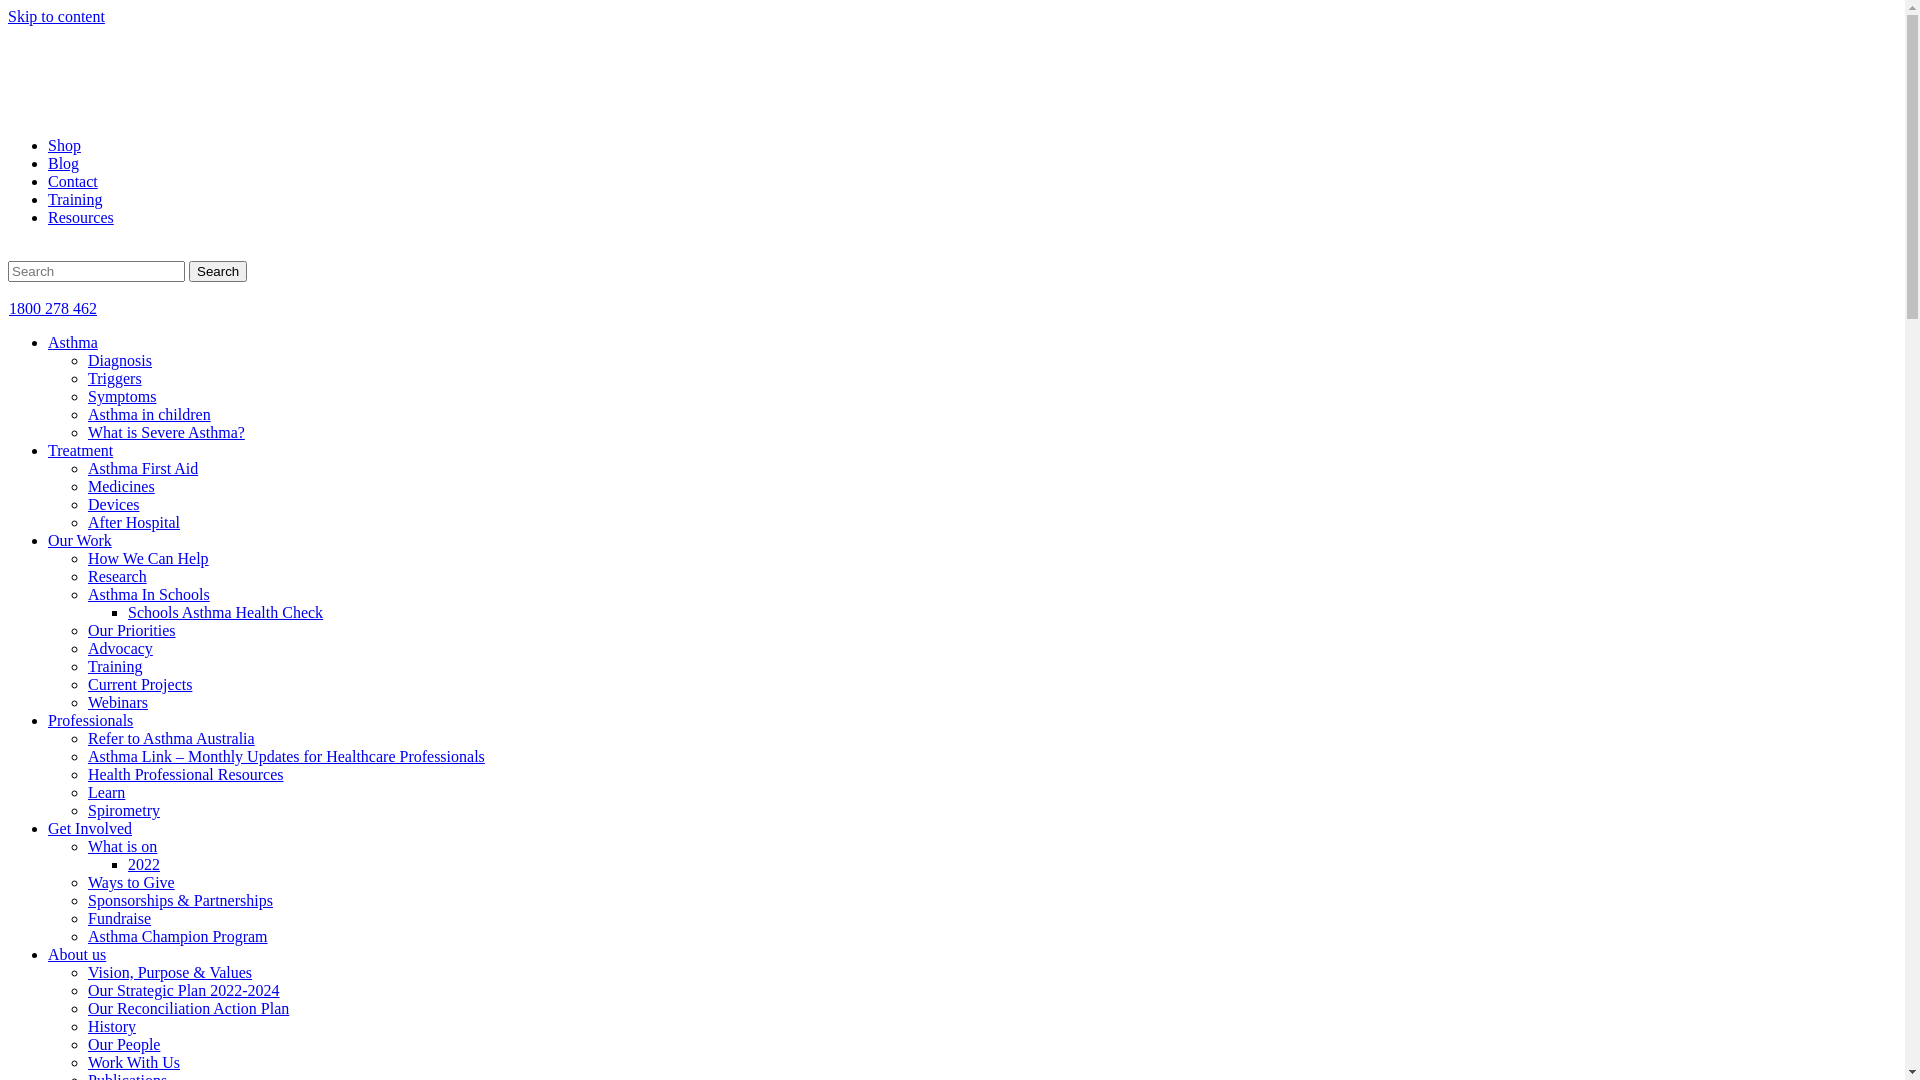 The height and width of the screenshot is (1080, 1920). Describe the element at coordinates (118, 918) in the screenshot. I see `'Fundraise'` at that location.